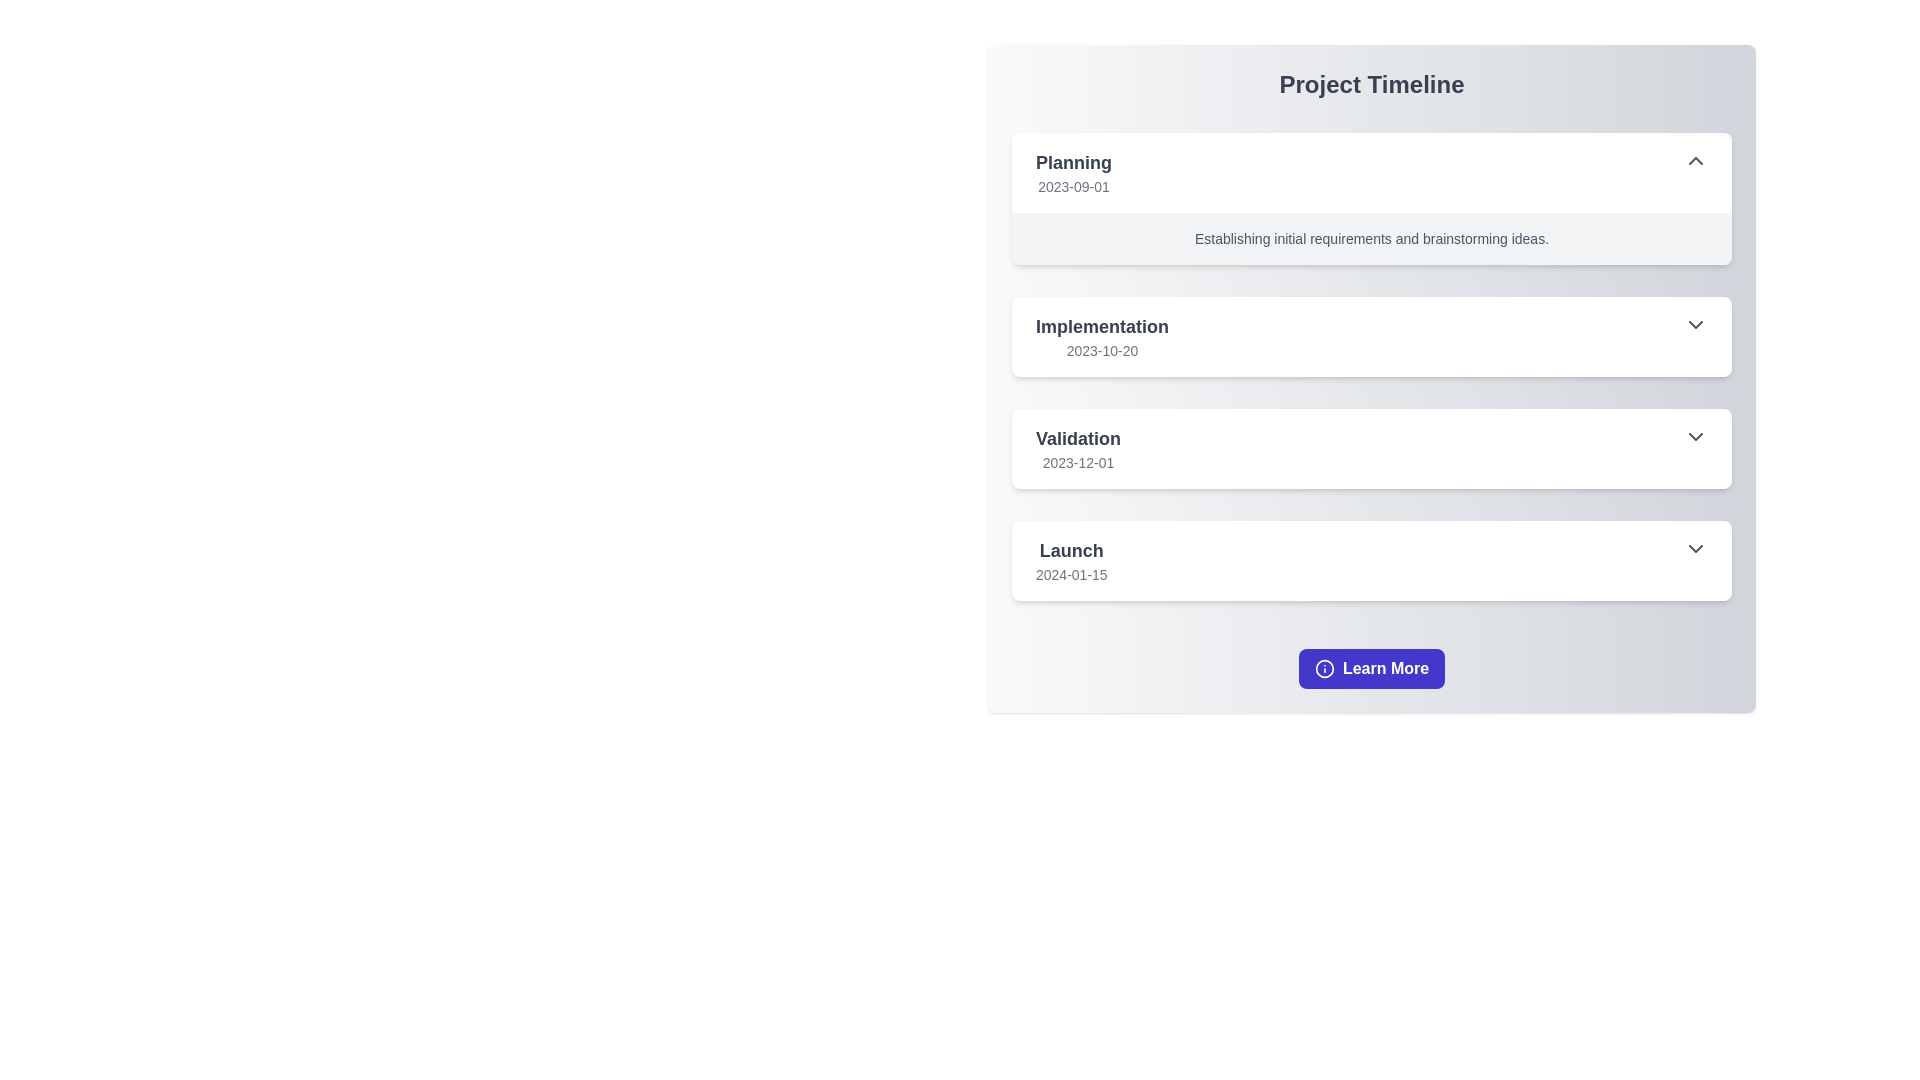 The height and width of the screenshot is (1080, 1920). Describe the element at coordinates (1101, 350) in the screenshot. I see `the text label displaying the date '2023-10-20' located below the header 'Implementation' in the 'Project Timeline' section` at that location.